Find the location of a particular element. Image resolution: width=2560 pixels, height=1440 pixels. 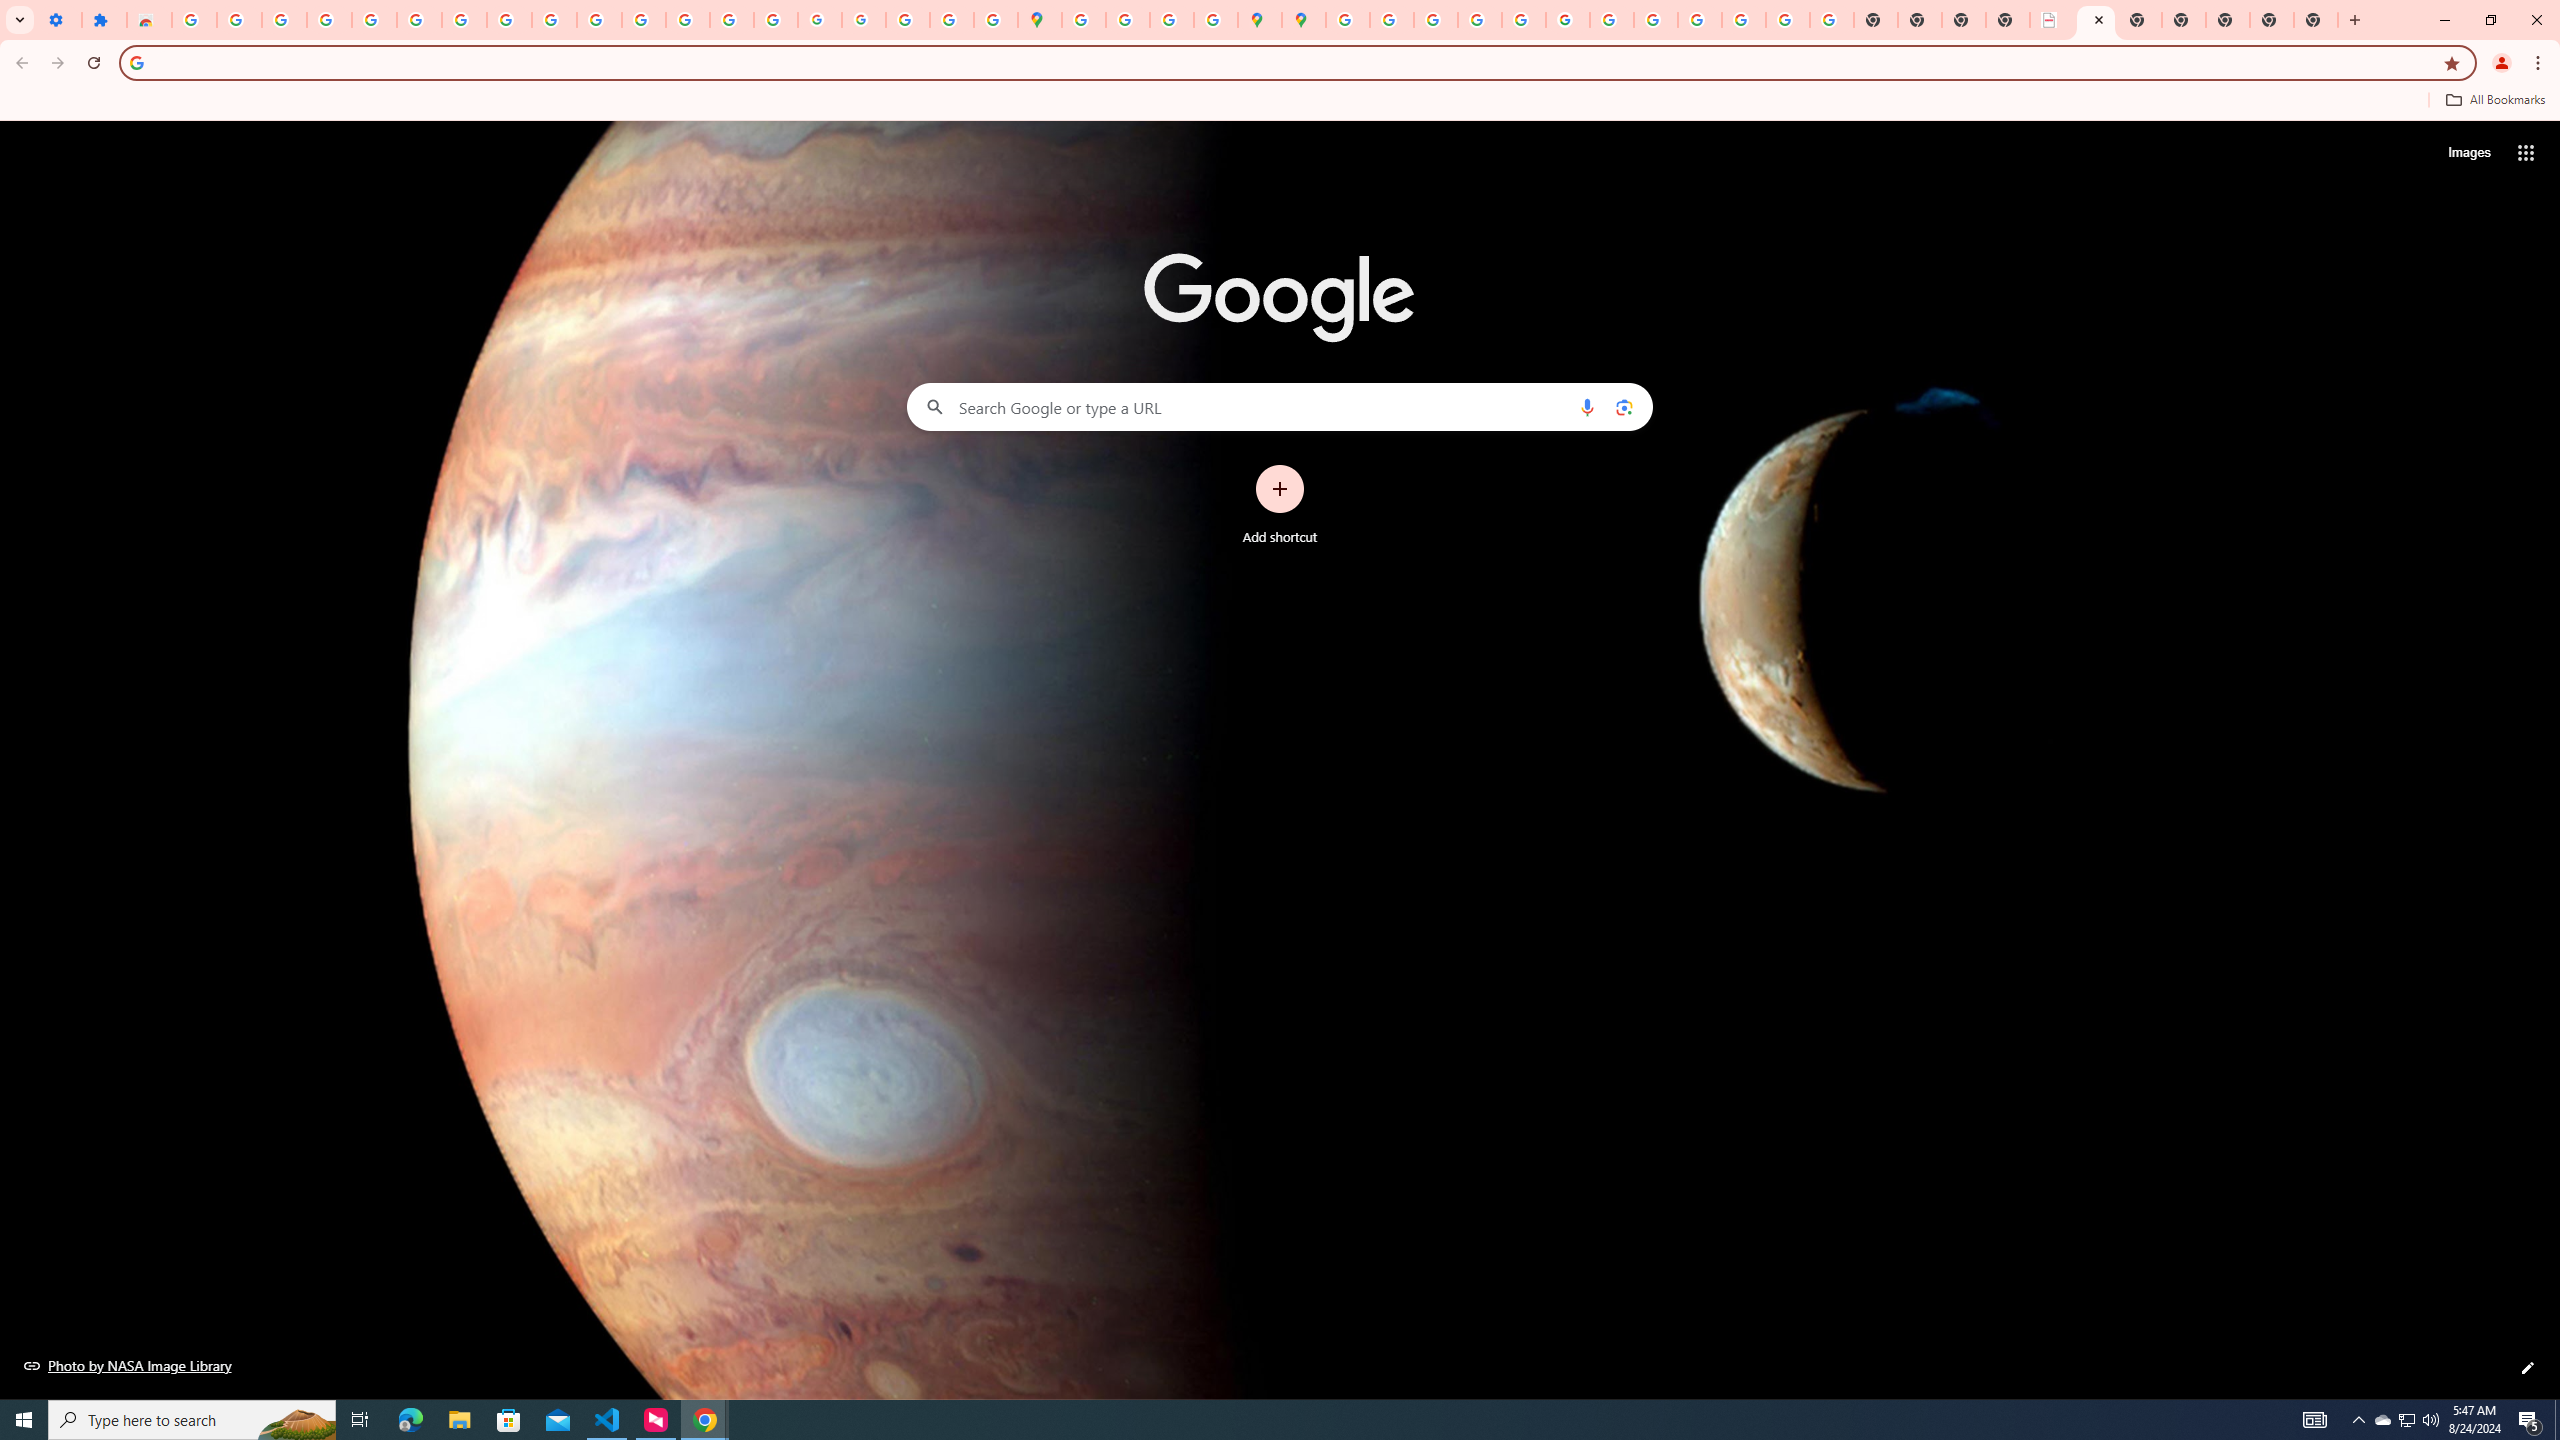

'https://scholar.google.com/' is located at coordinates (643, 19).